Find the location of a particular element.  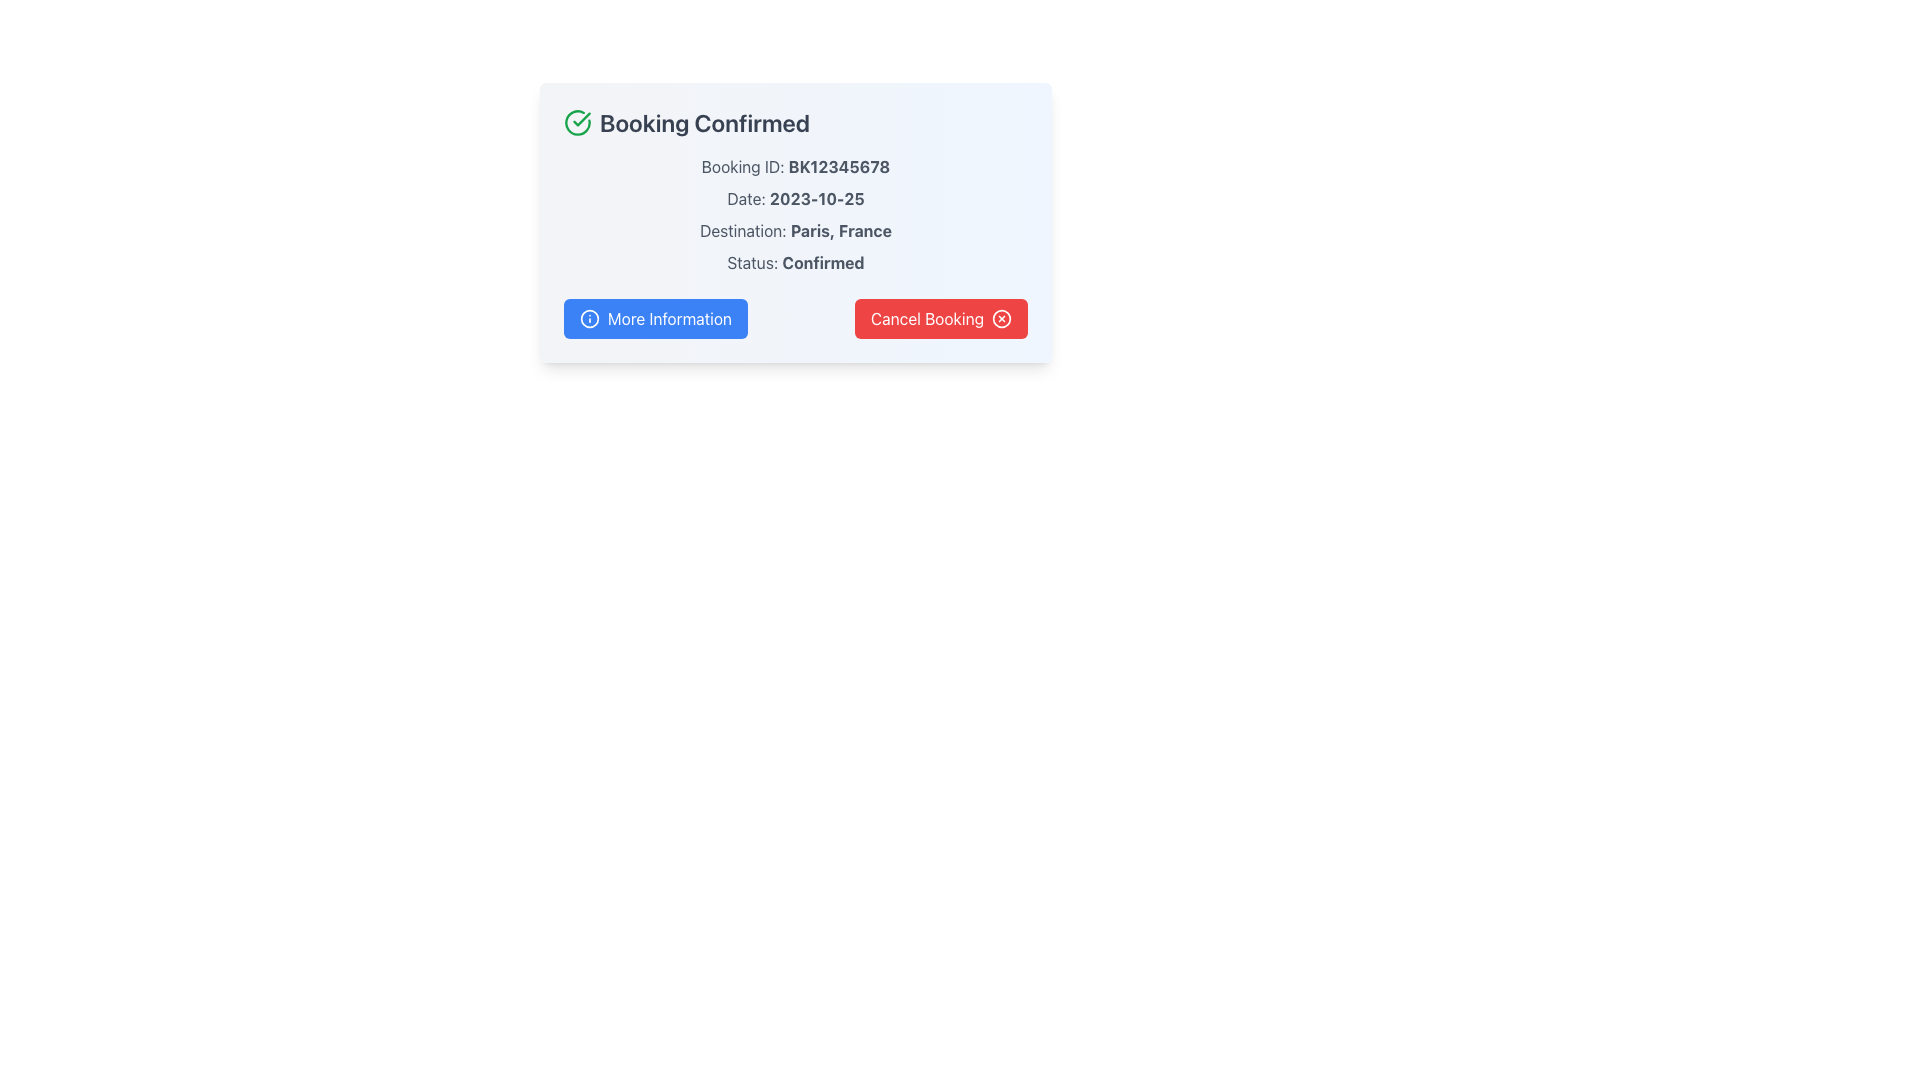

the static text element displaying the word 'Confirmed', which is located next to the label 'Status' and situated in the middle of the interface above two horizontal buttons is located at coordinates (823, 261).